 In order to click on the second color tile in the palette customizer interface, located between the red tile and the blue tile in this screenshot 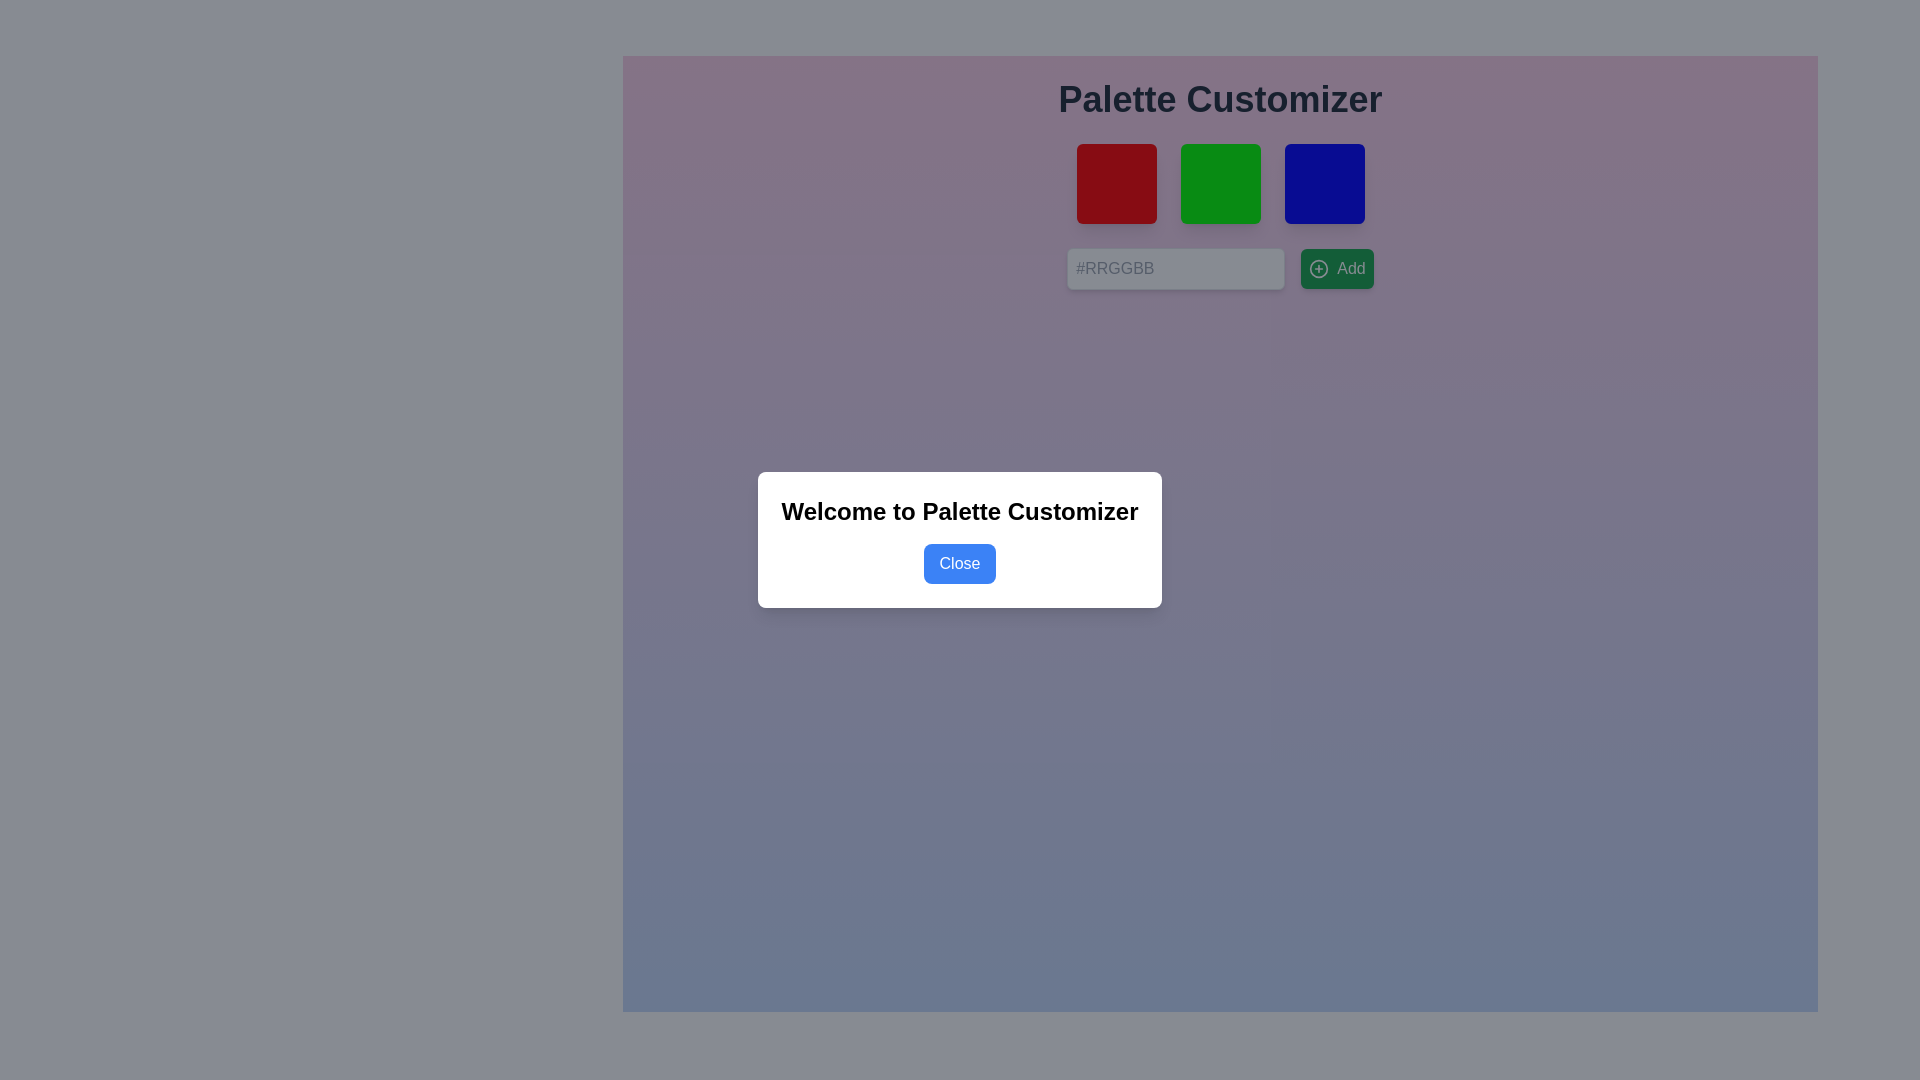, I will do `click(1219, 184)`.